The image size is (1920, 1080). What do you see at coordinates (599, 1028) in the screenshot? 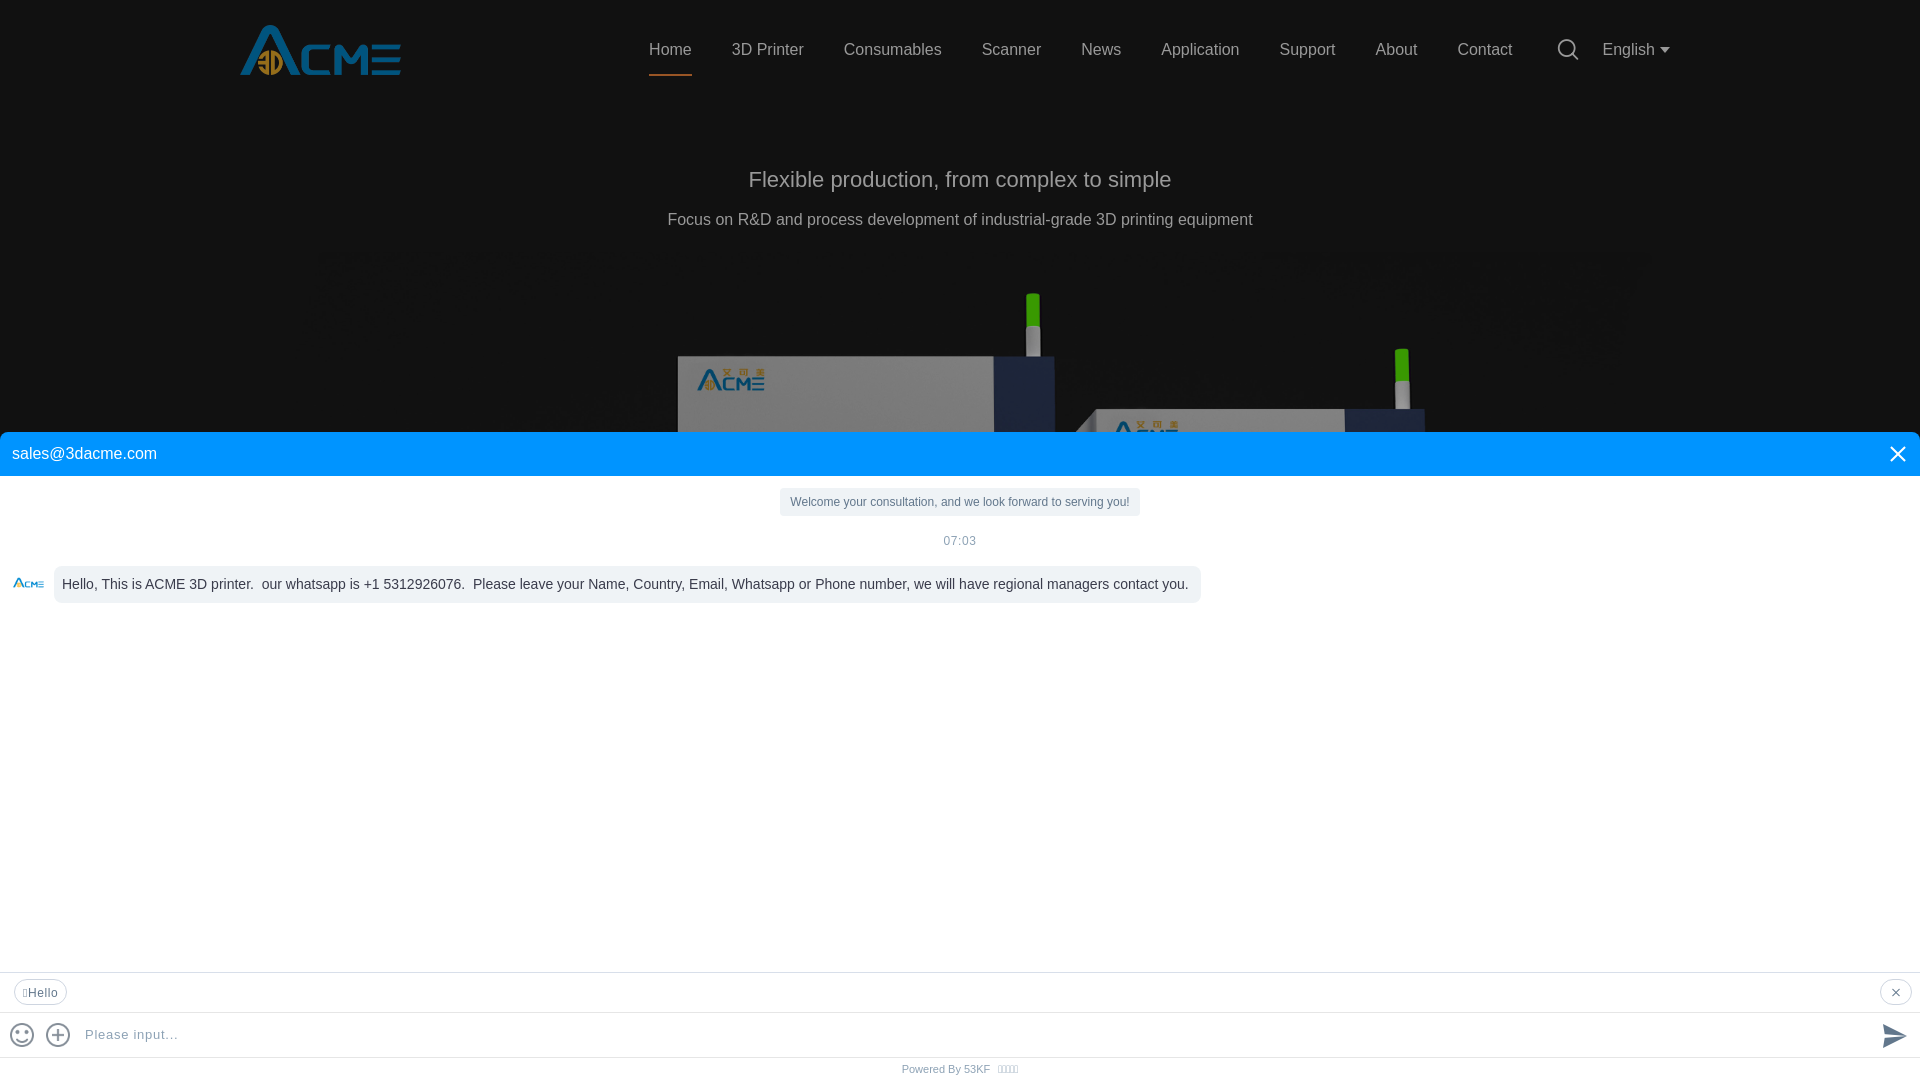
I see `'Education'` at bounding box center [599, 1028].